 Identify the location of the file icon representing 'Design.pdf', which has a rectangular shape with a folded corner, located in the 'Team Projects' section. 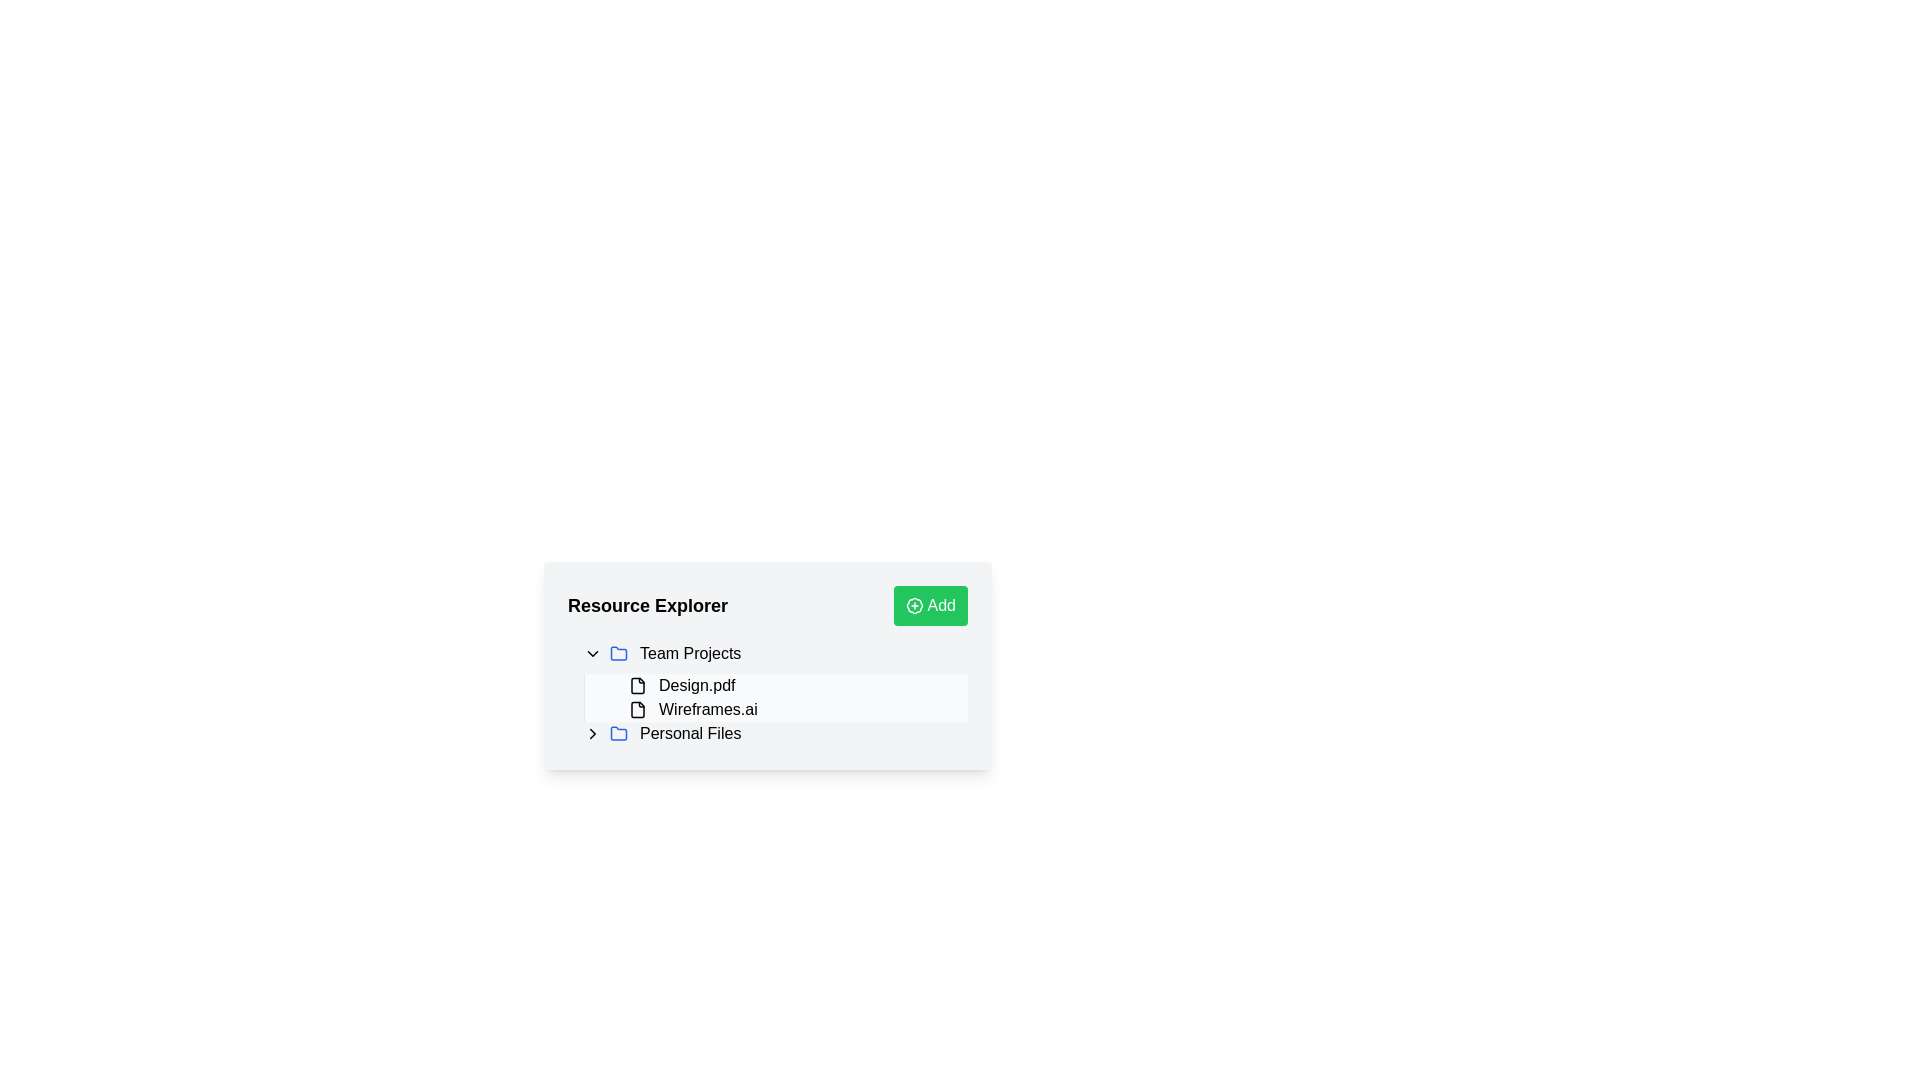
(637, 685).